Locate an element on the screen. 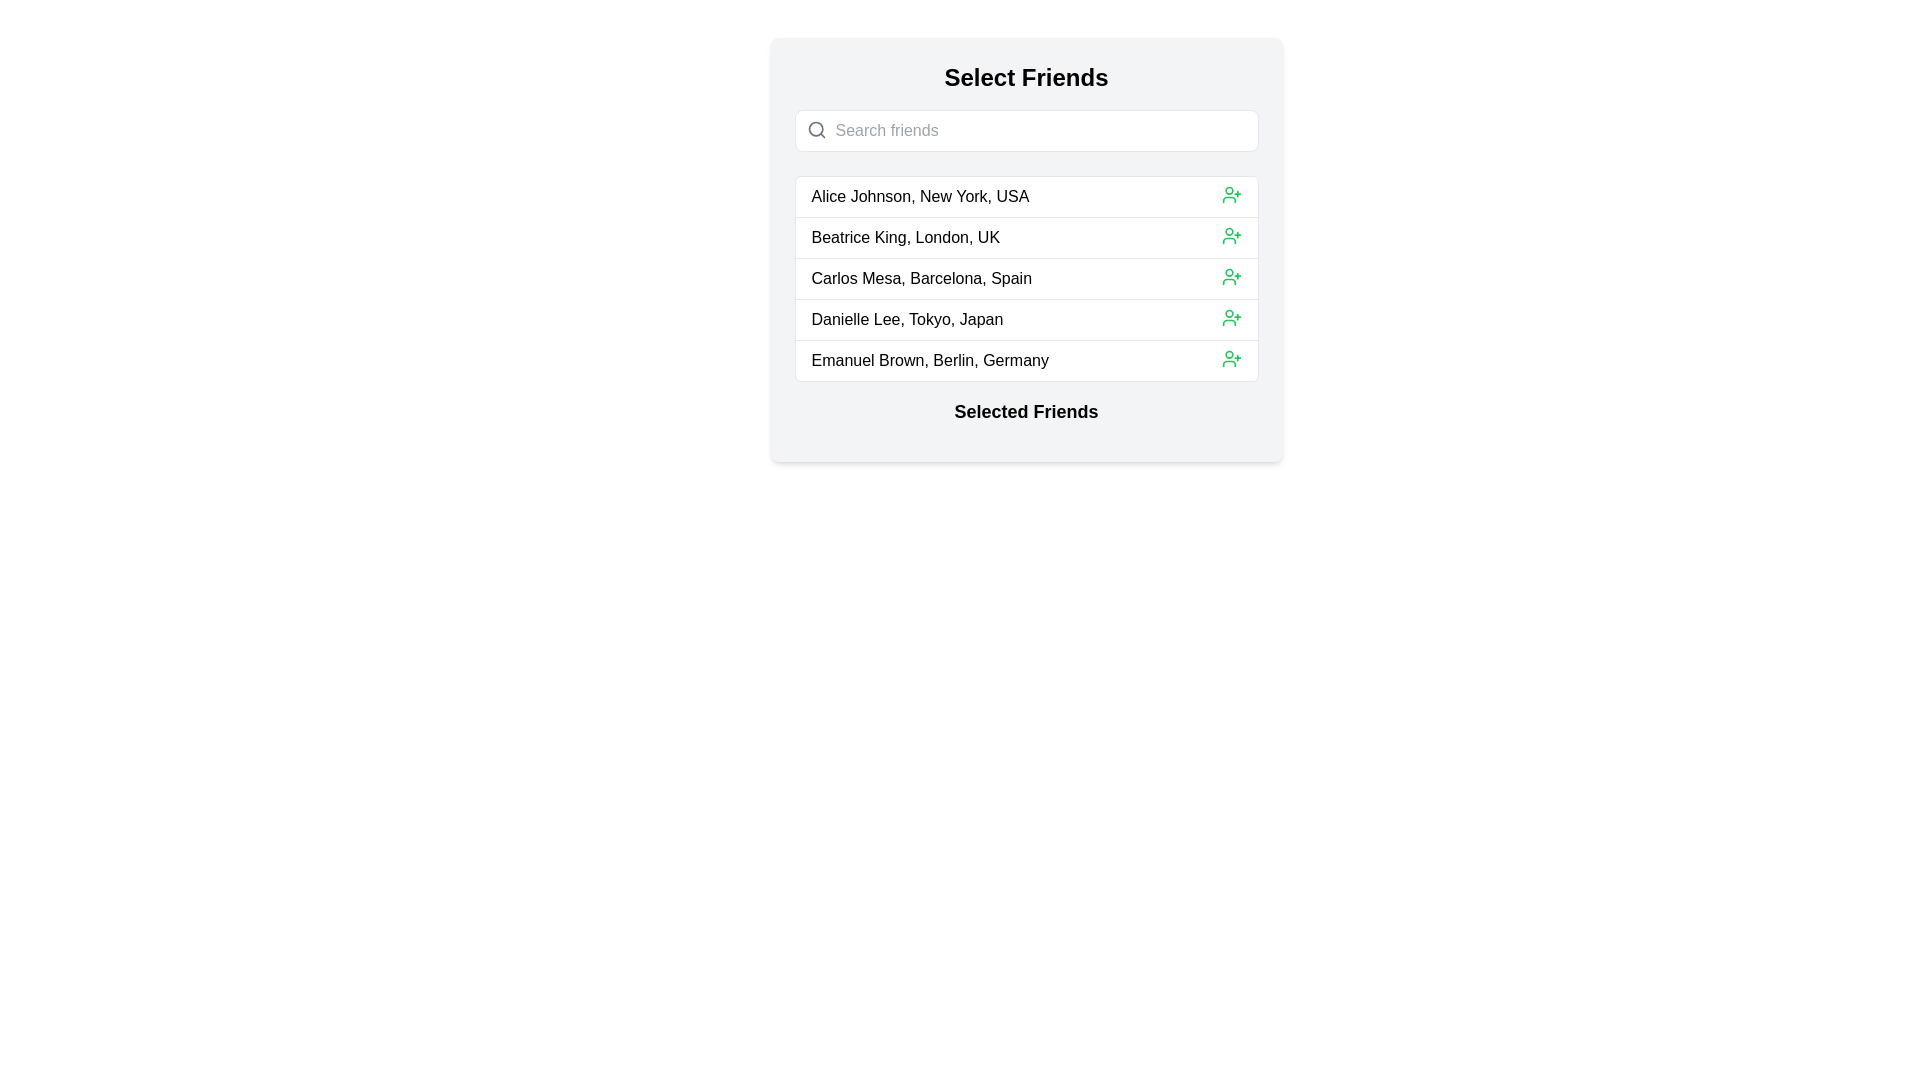  the friend suggestion list item representing the person directly below 'Alice Johnson, New York, USA' and above 'Carlos Mesa, Barcelona, Spain' is located at coordinates (1026, 236).